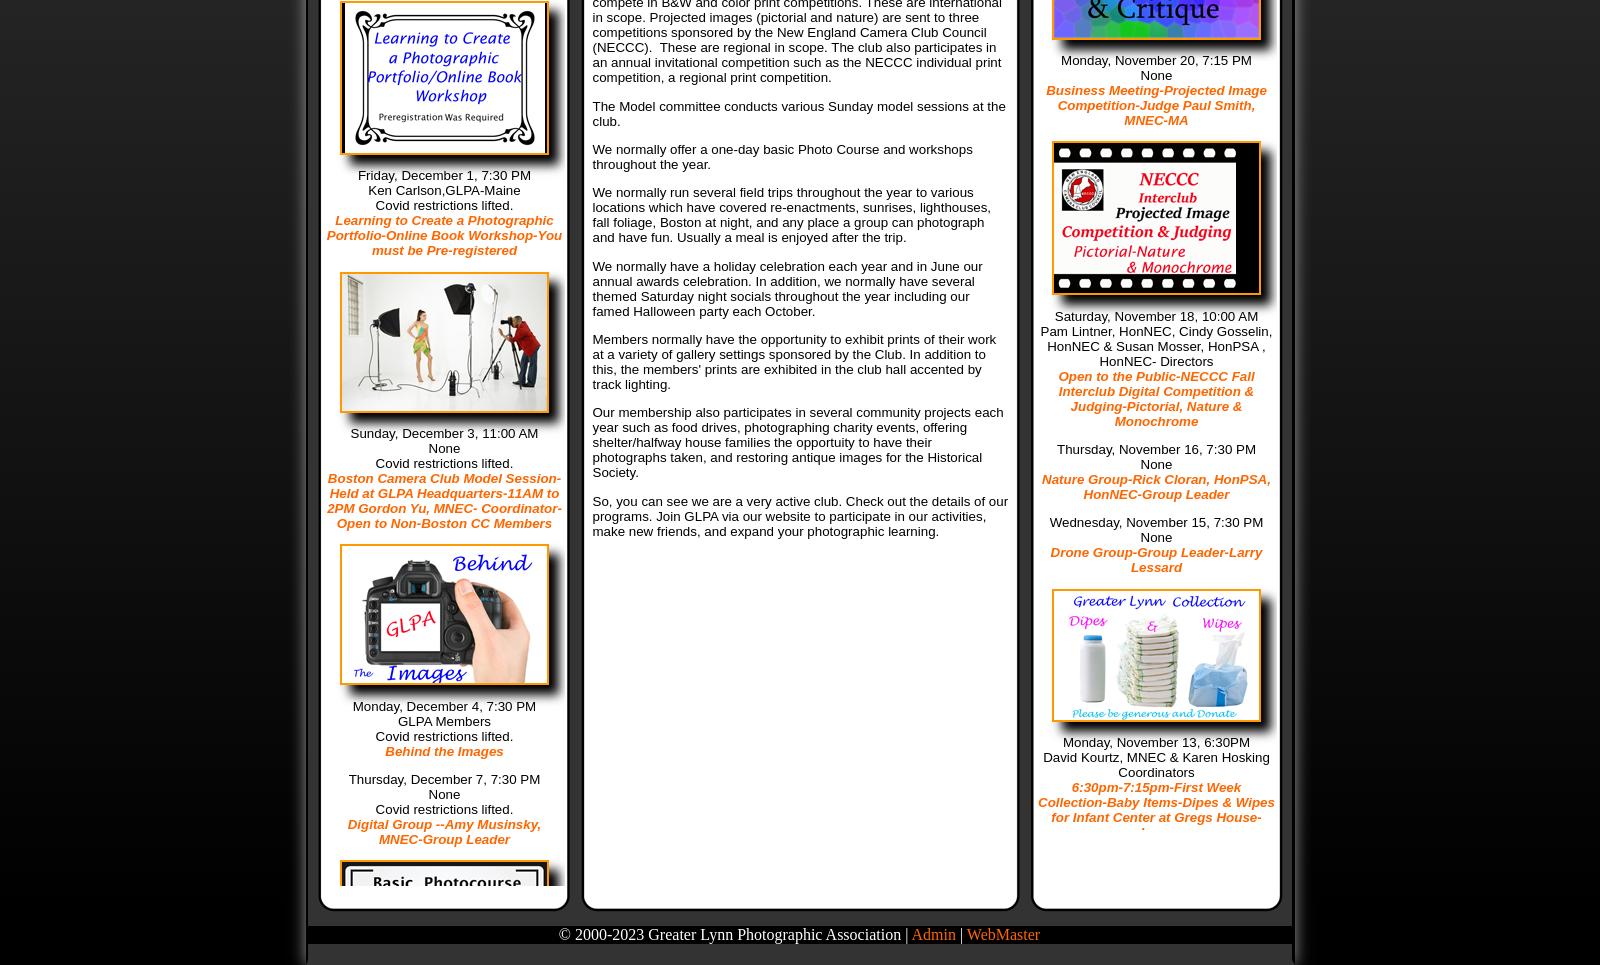  I want to click on 'Drone Group-Group Leader-Larry Lessard', so click(1156, 559).